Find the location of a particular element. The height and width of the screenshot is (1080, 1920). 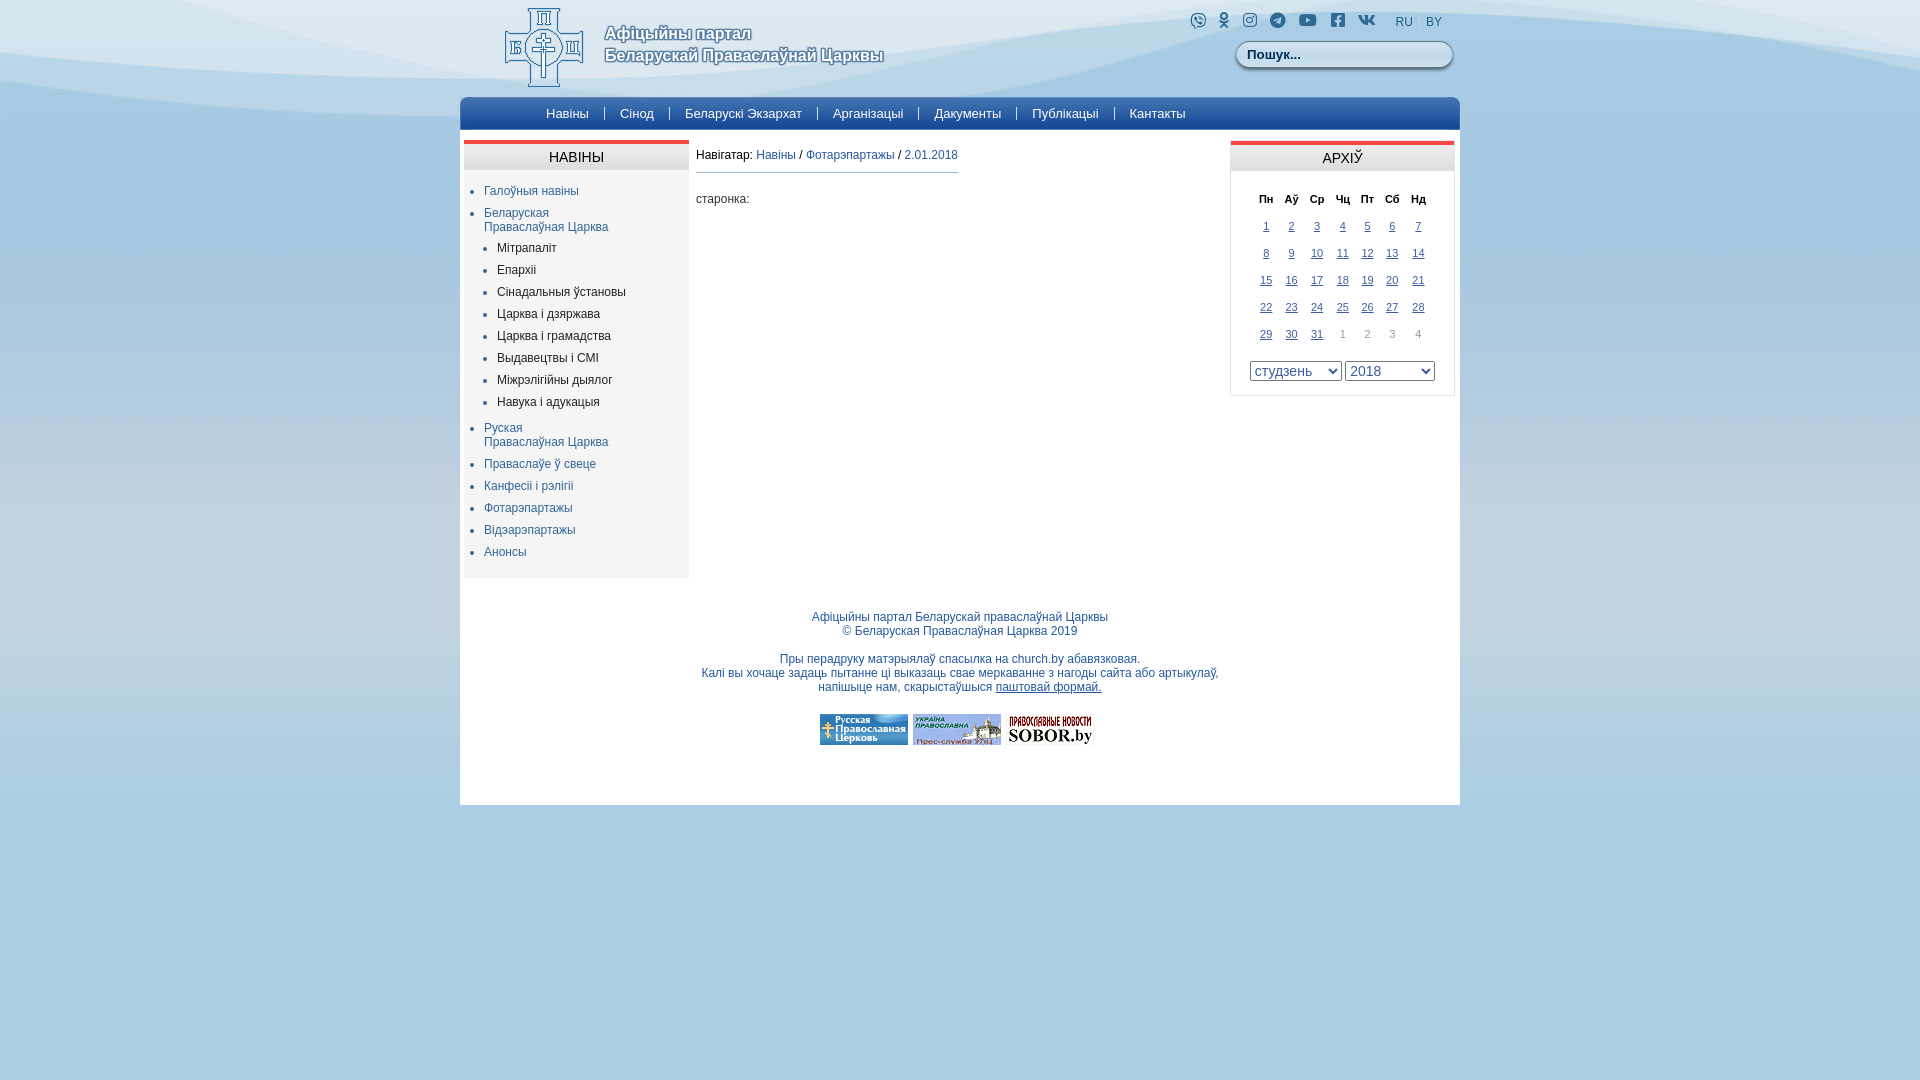

'17' is located at coordinates (1316, 280).